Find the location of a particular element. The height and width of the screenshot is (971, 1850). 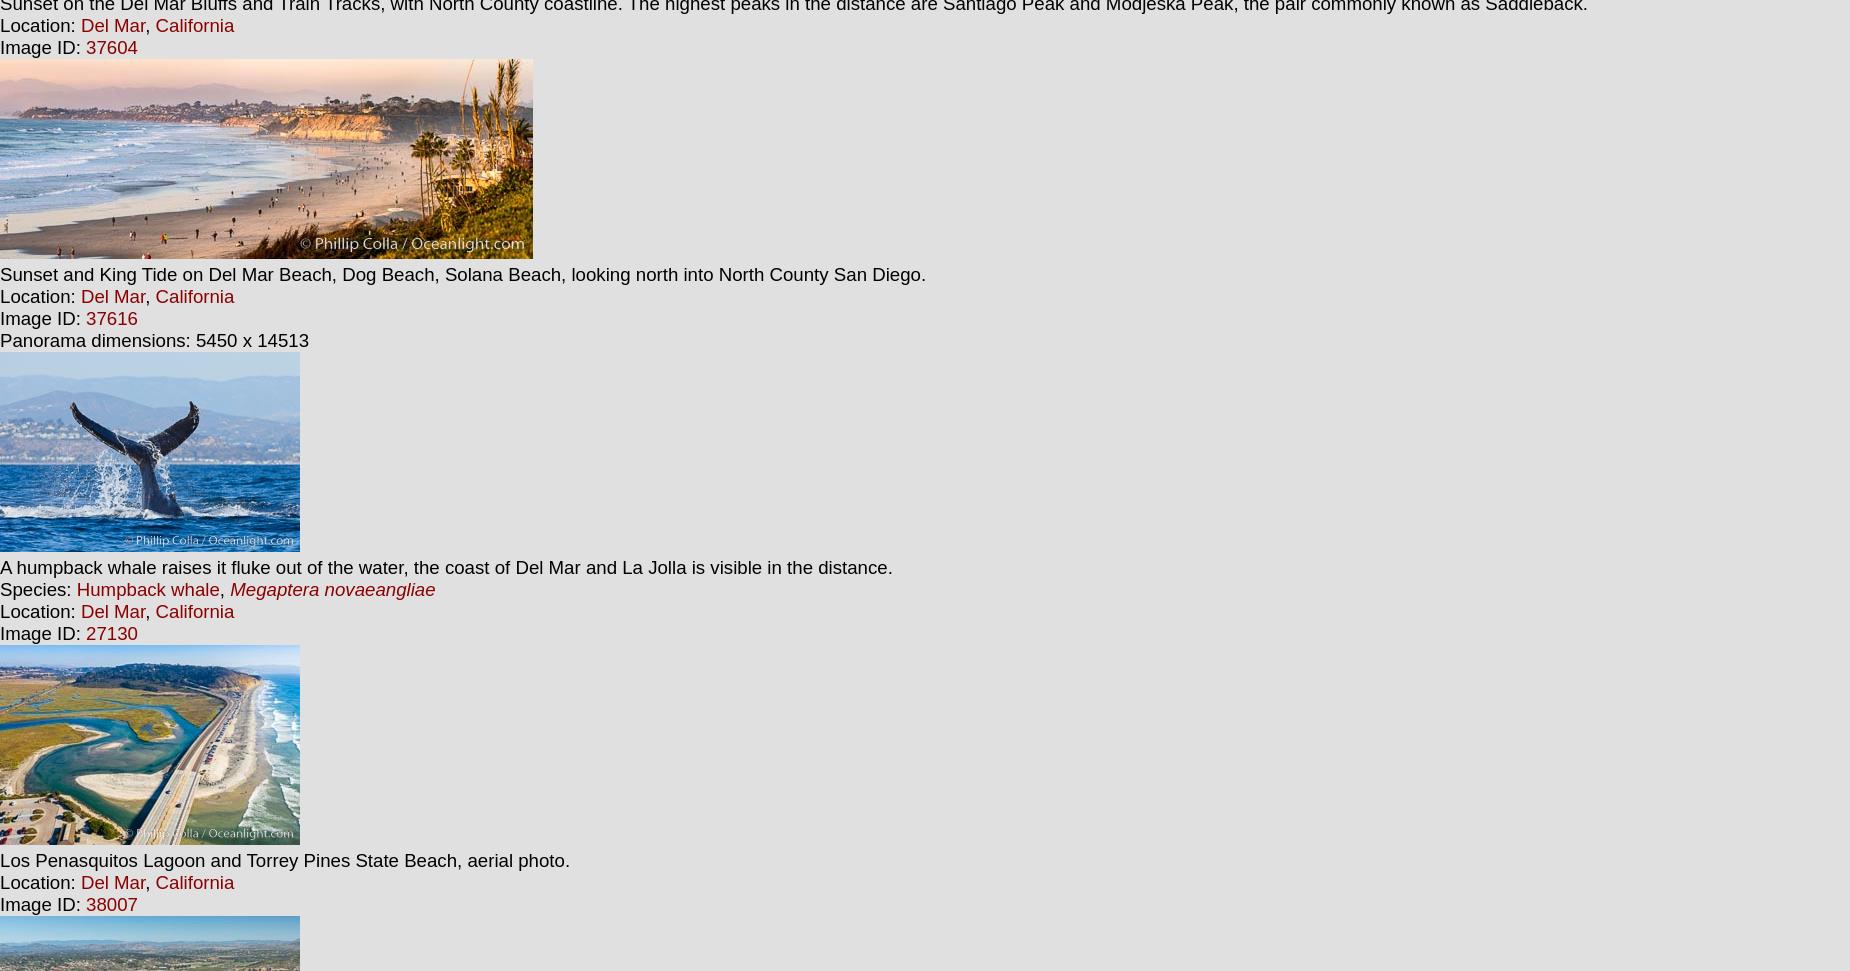

'A humpback whale raises it fluke out of the water, the coast of Del Mar and La Jolla is visible in the distance.' is located at coordinates (445, 567).